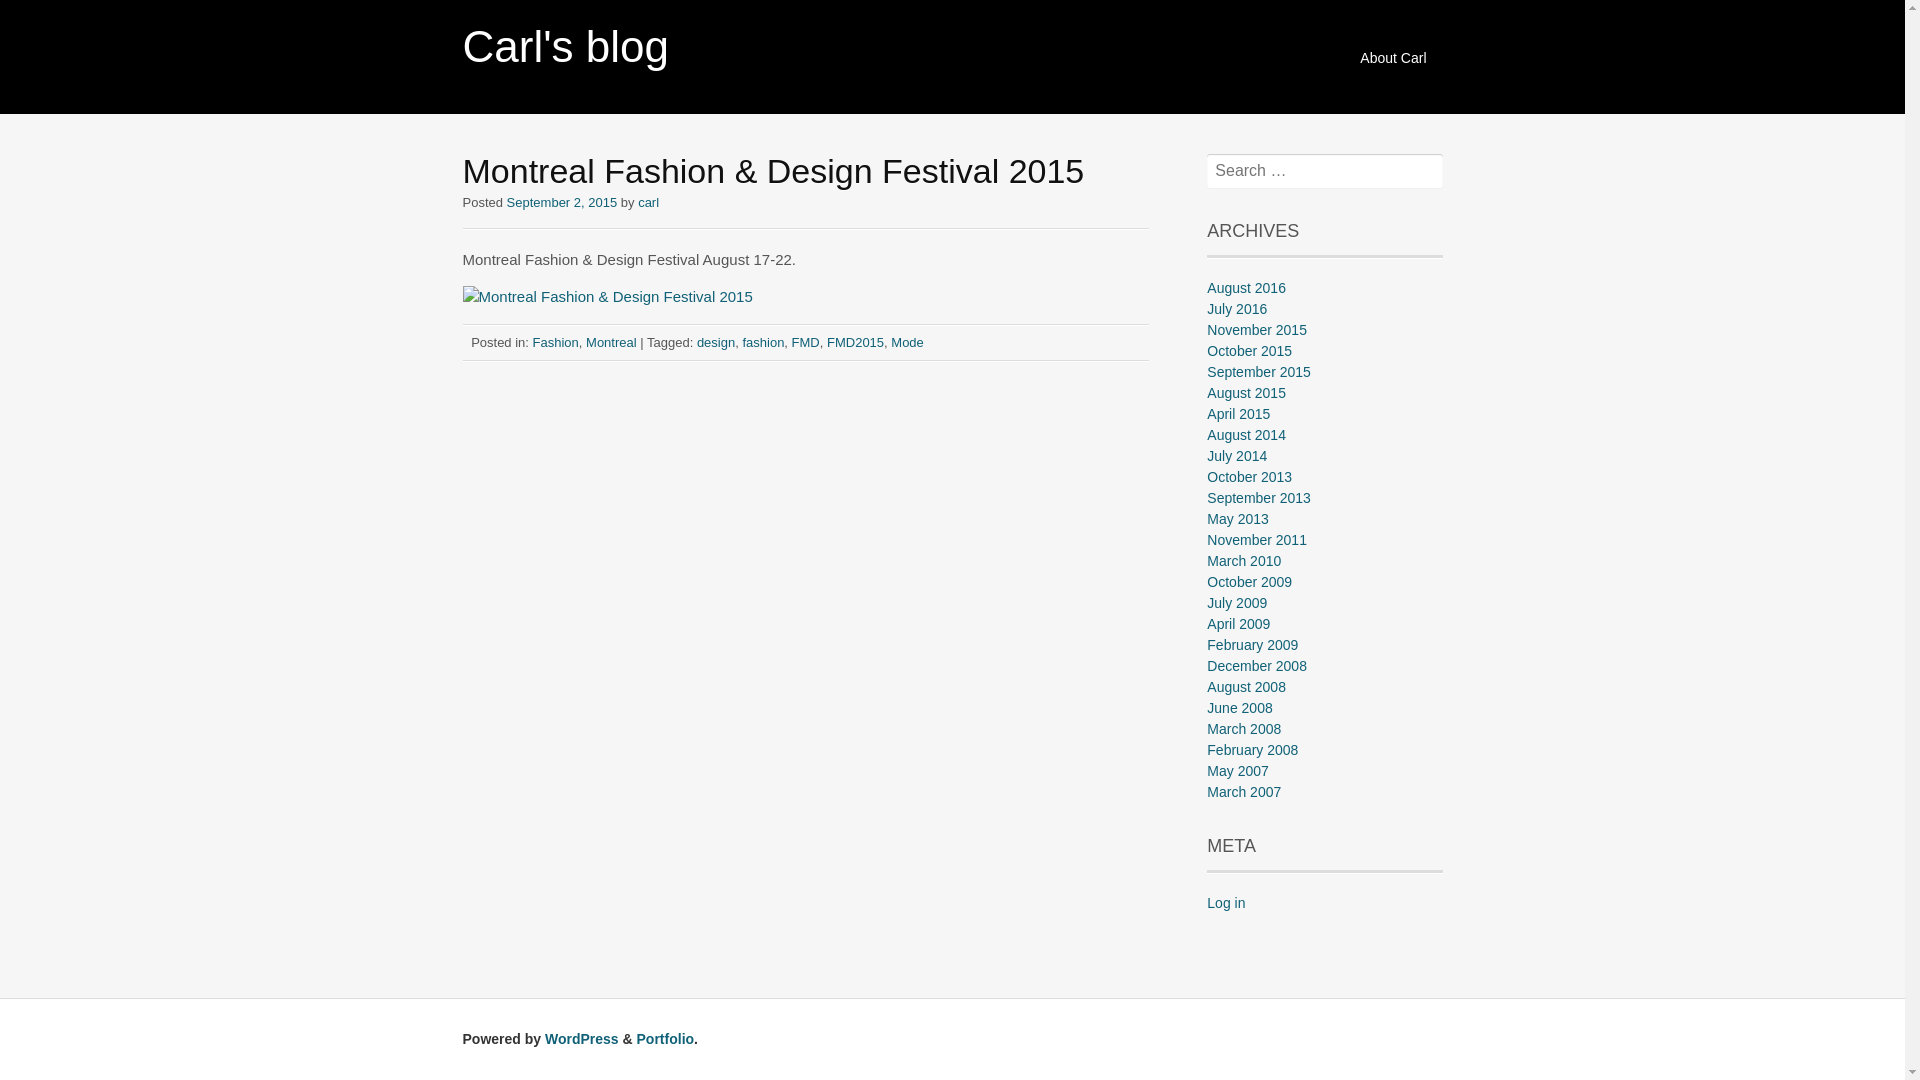 This screenshot has height=1080, width=1920. Describe the element at coordinates (666, 1037) in the screenshot. I see `'Portfolio'` at that location.